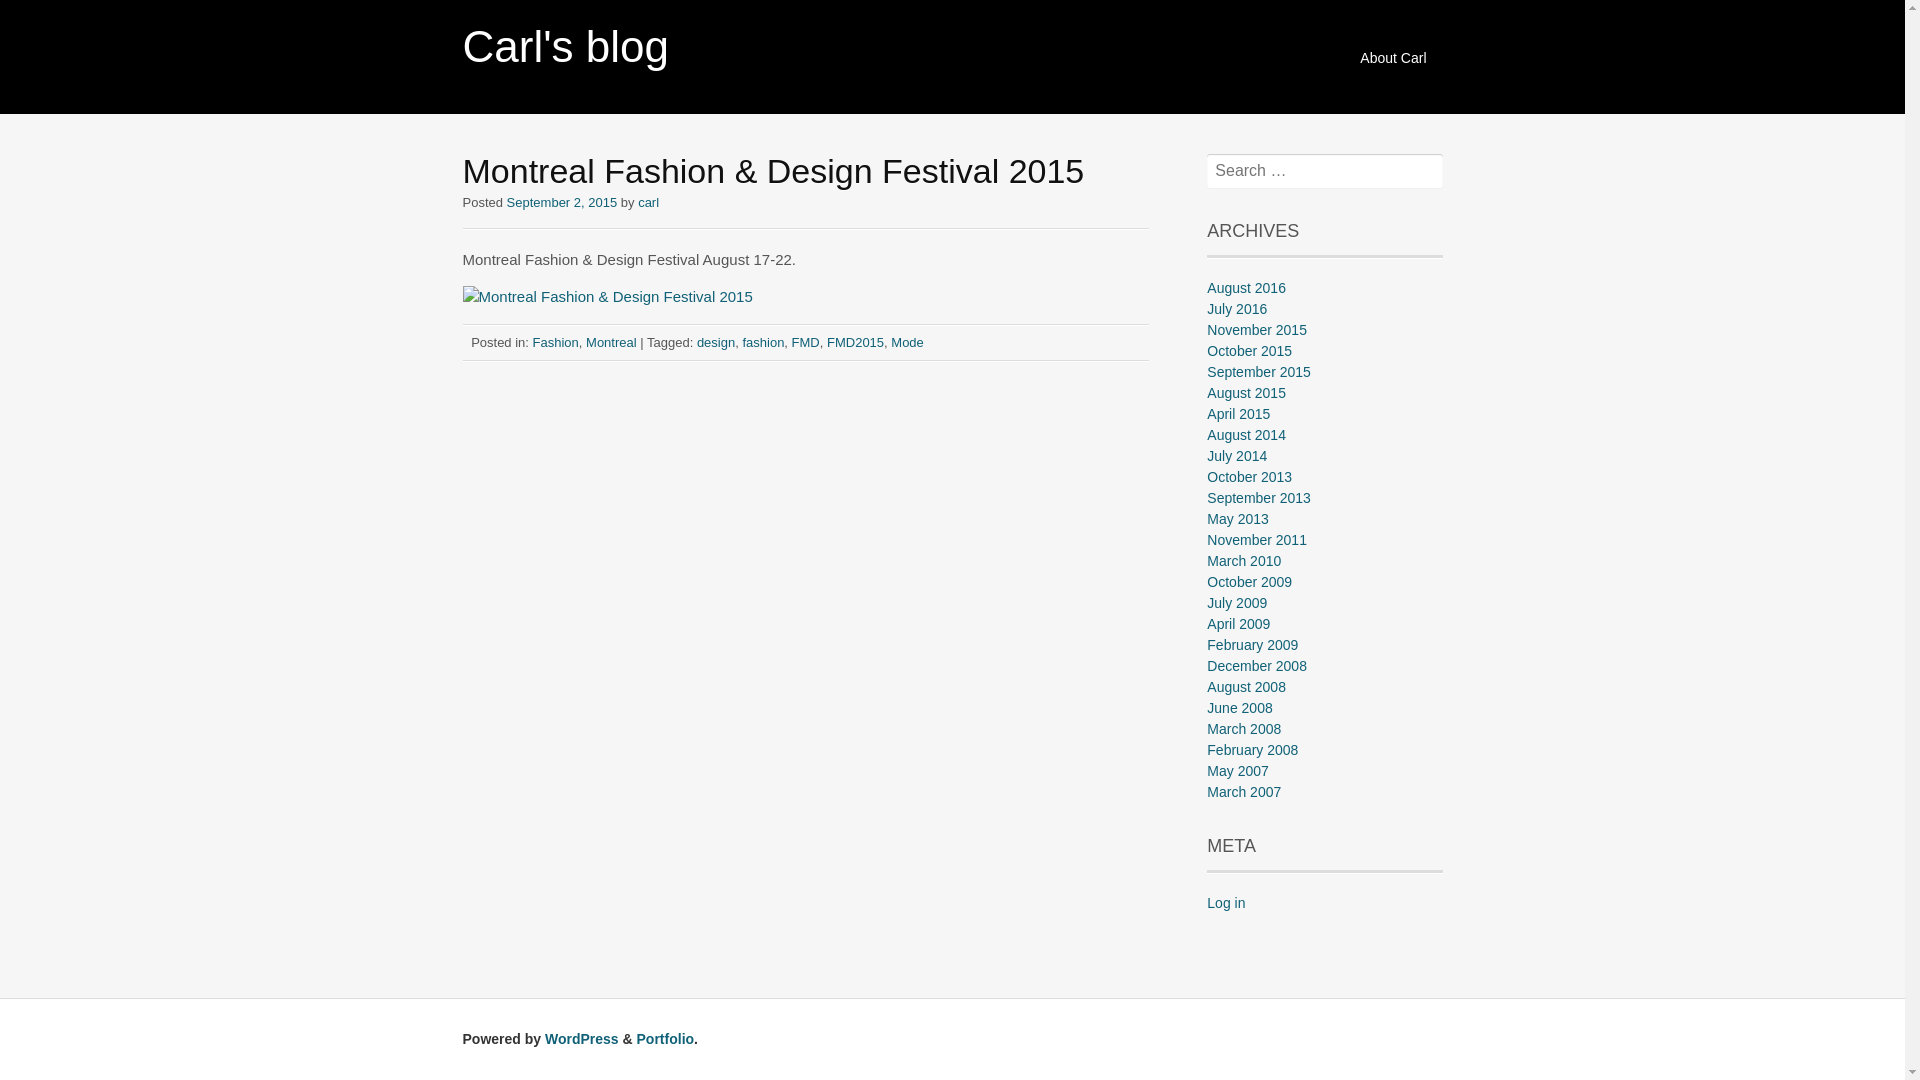 This screenshot has height=1080, width=1920. Describe the element at coordinates (666, 1037) in the screenshot. I see `'Portfolio'` at that location.